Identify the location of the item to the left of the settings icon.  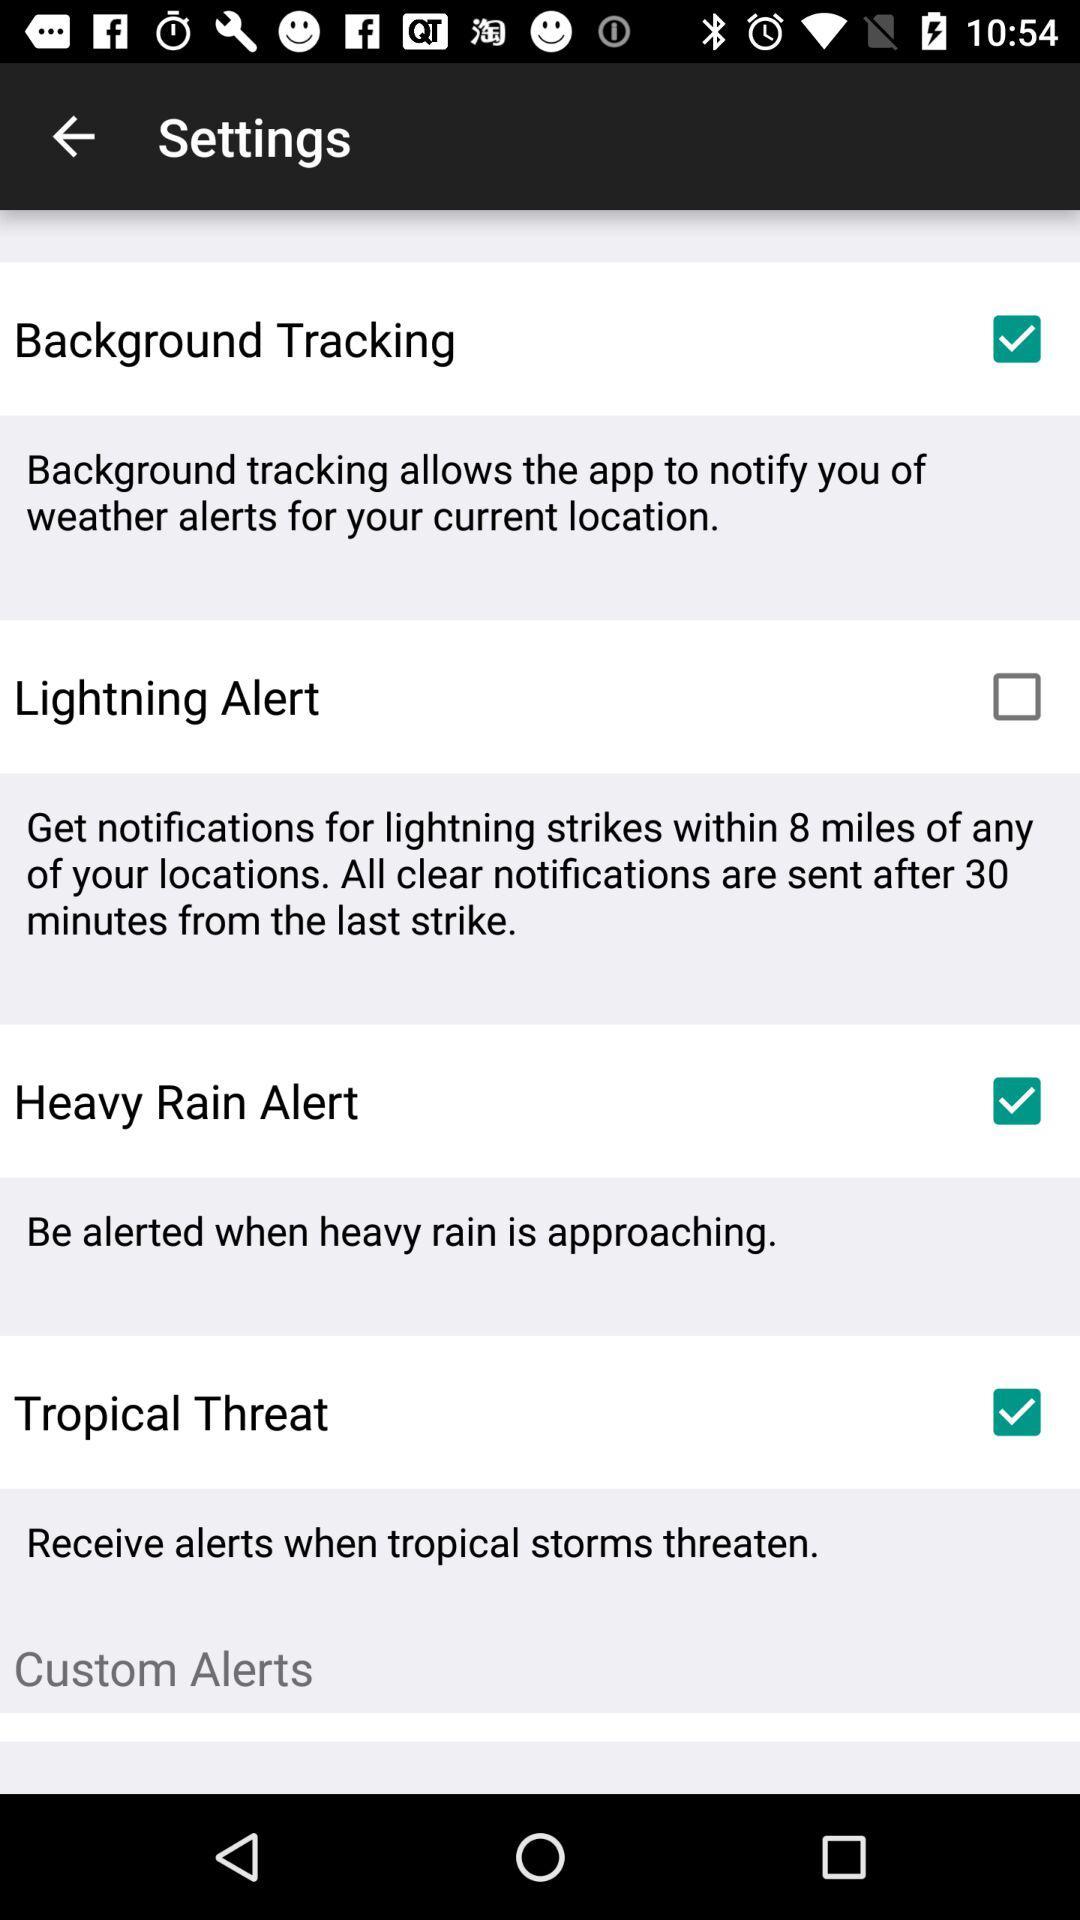
(72, 135).